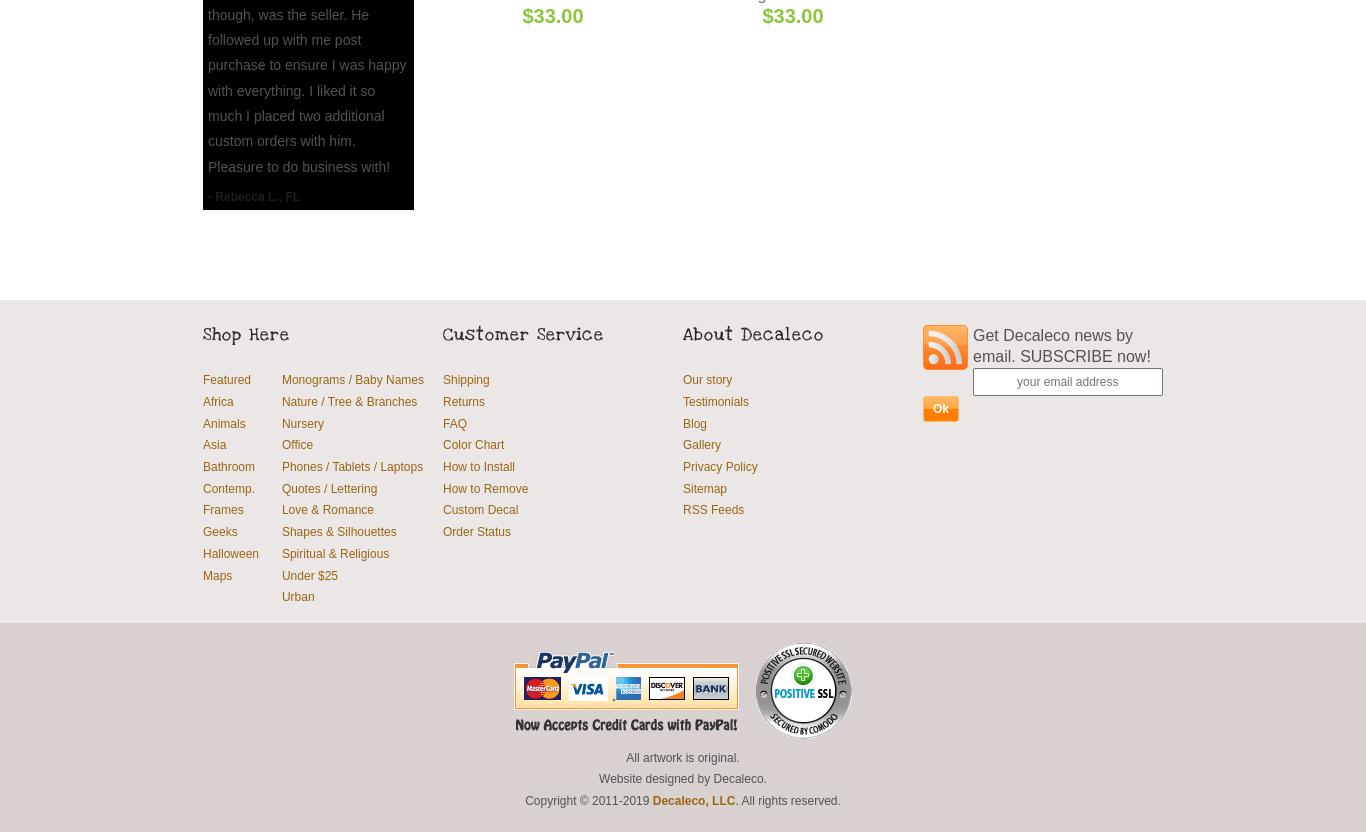 The width and height of the screenshot is (1366, 832). Describe the element at coordinates (716, 400) in the screenshot. I see `'Testimonials'` at that location.